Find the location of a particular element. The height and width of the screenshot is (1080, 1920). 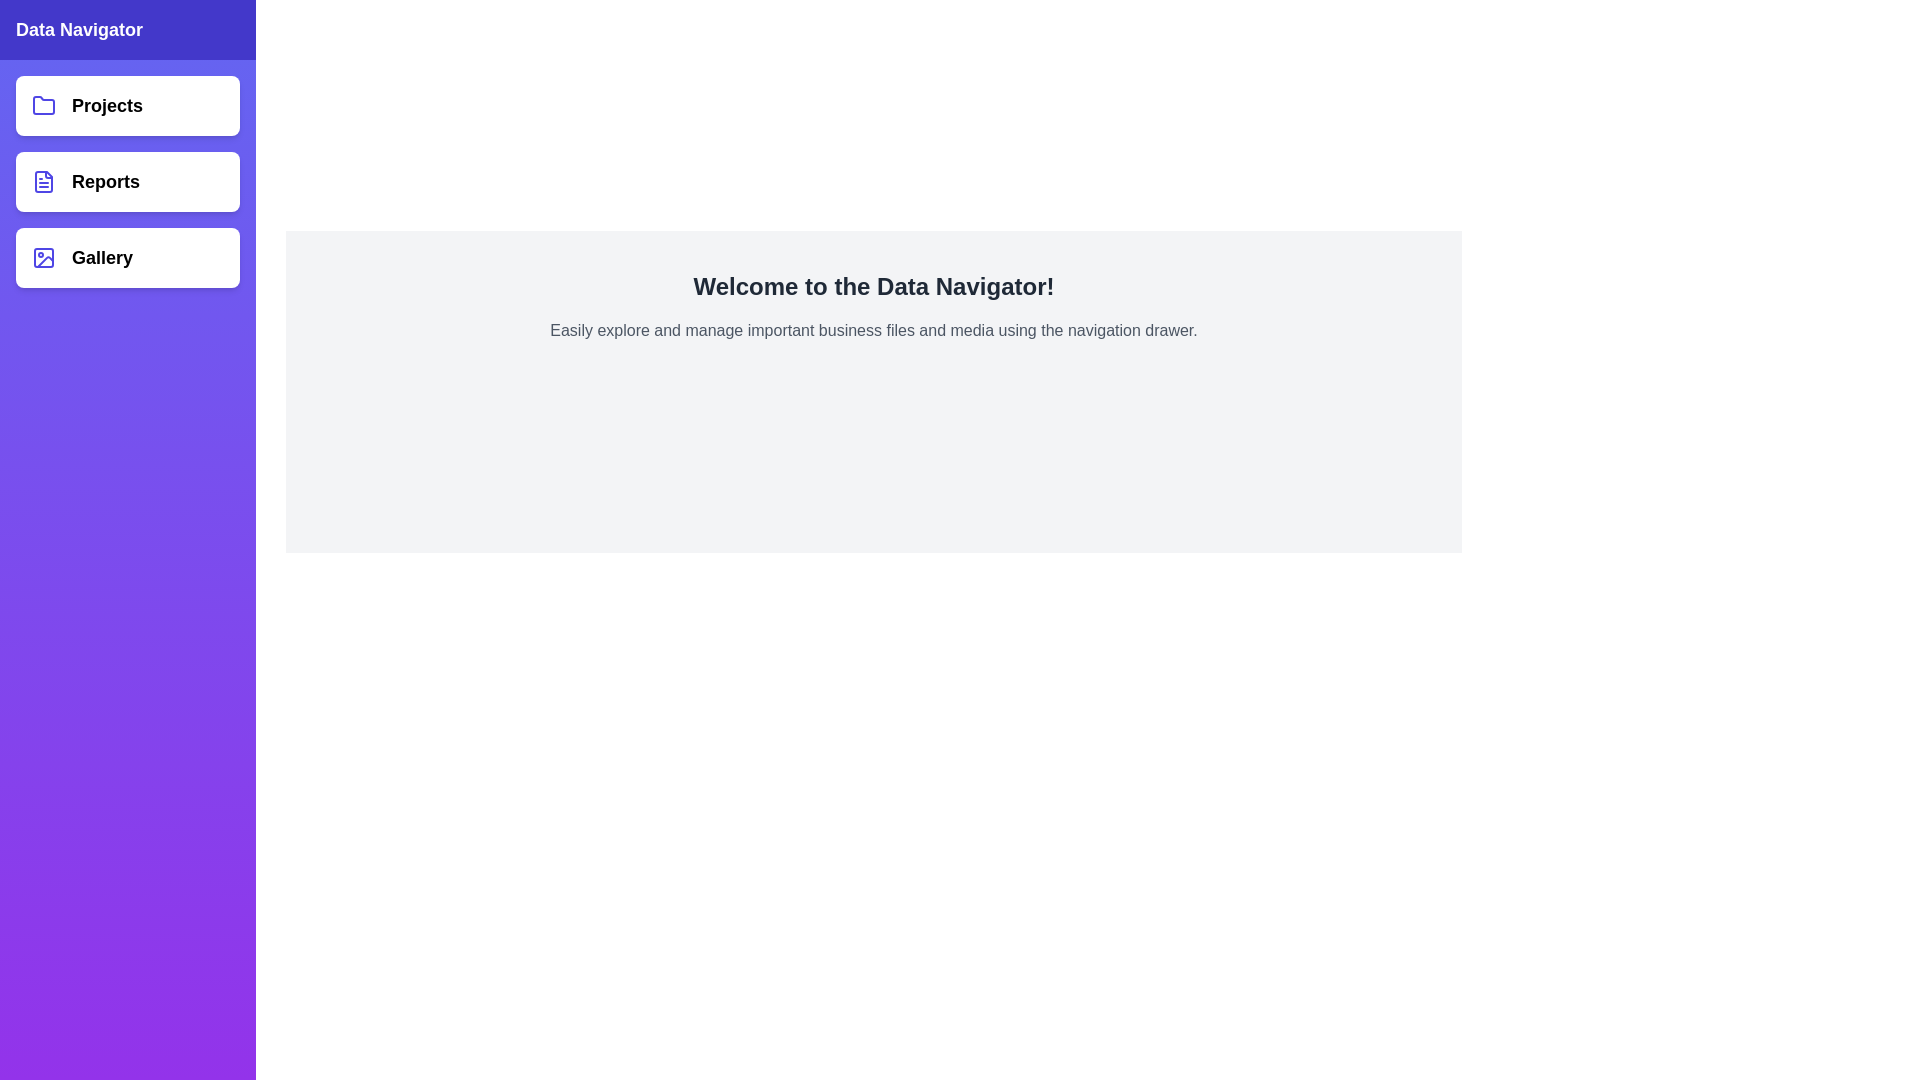

the navigation drawer item Gallery is located at coordinates (127, 257).